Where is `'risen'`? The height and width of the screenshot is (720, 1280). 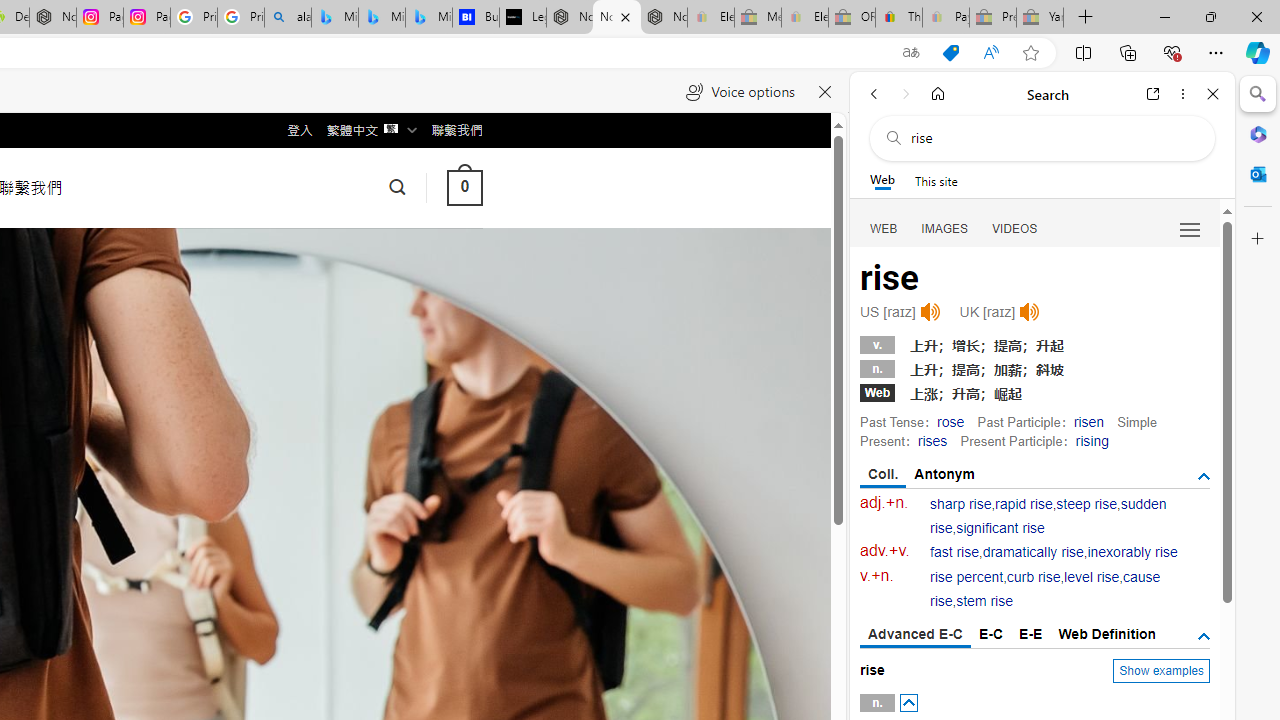
'risen' is located at coordinates (1087, 420).